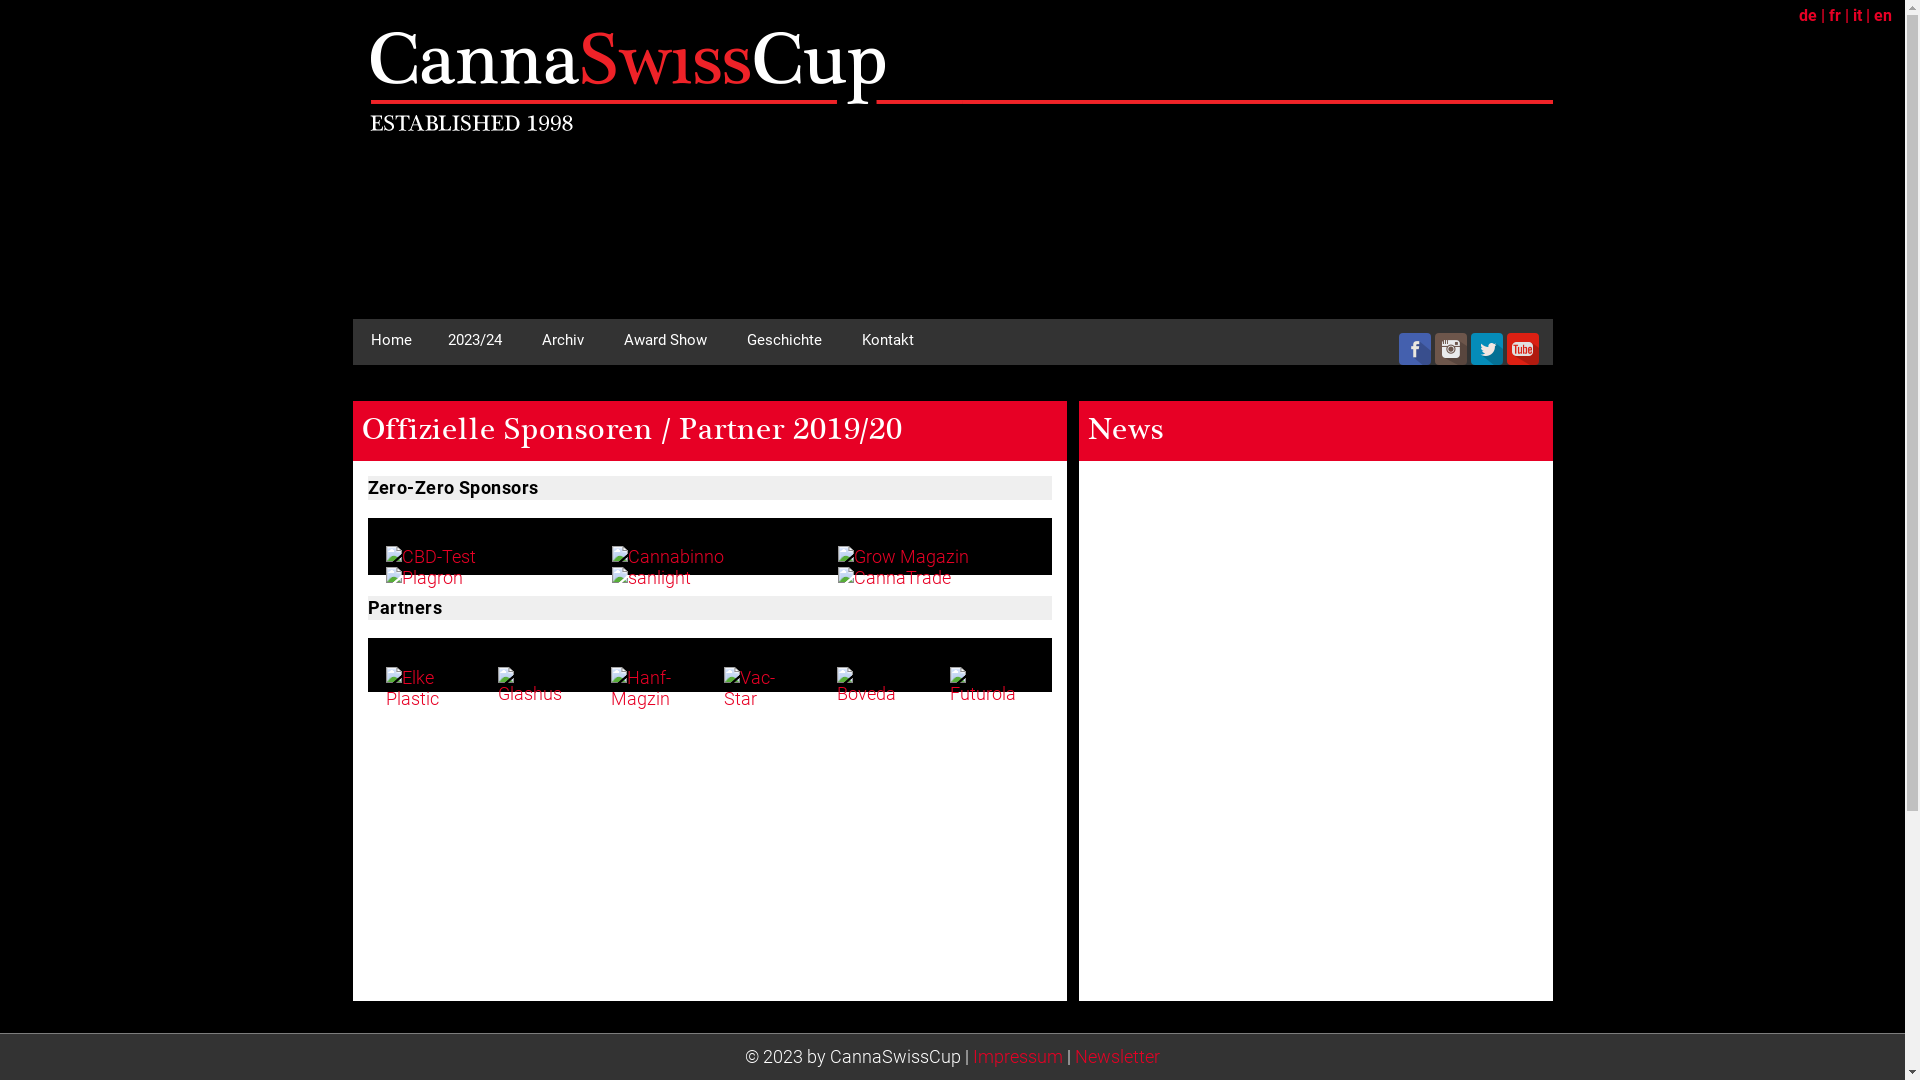  What do you see at coordinates (430, 556) in the screenshot?
I see `'CBD-Test'` at bounding box center [430, 556].